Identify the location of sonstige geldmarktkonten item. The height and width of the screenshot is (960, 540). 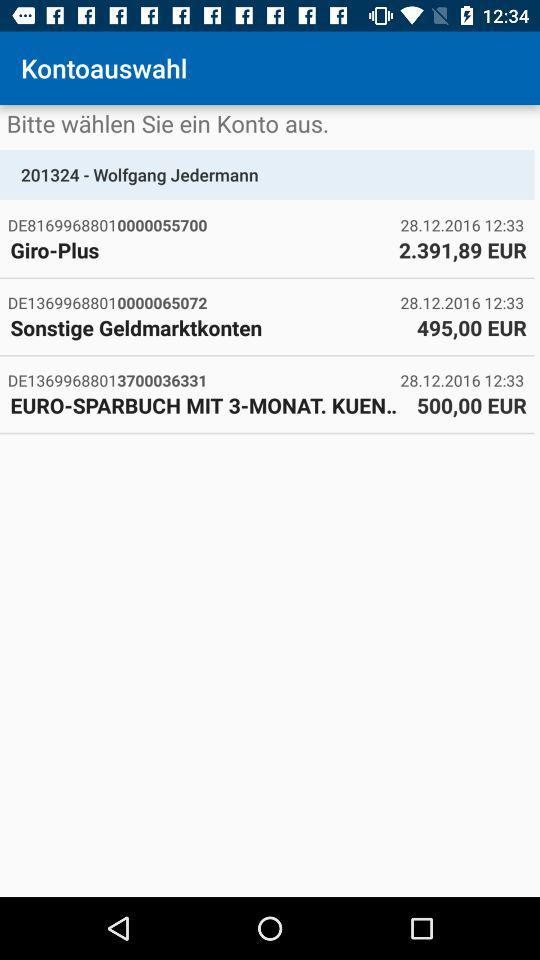
(207, 327).